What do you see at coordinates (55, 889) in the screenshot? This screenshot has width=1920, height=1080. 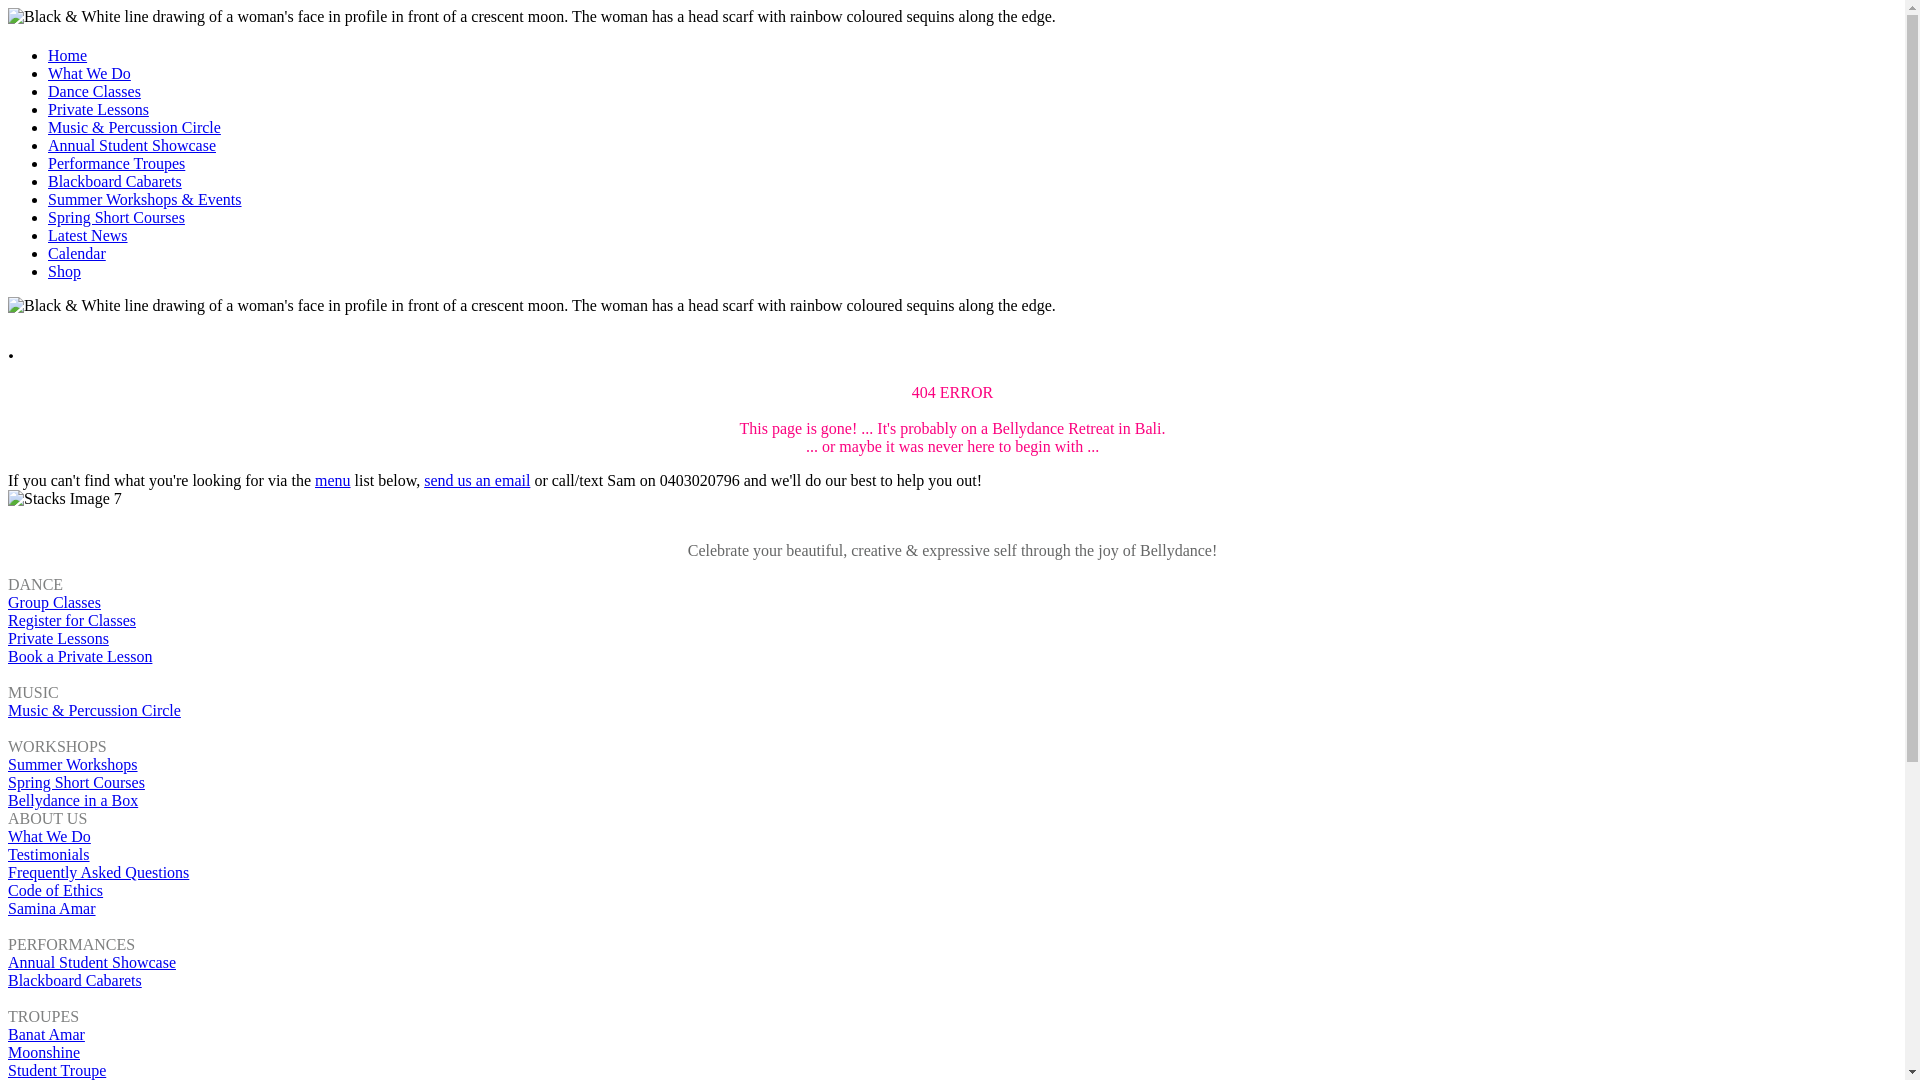 I see `'Code of Ethics'` at bounding box center [55, 889].